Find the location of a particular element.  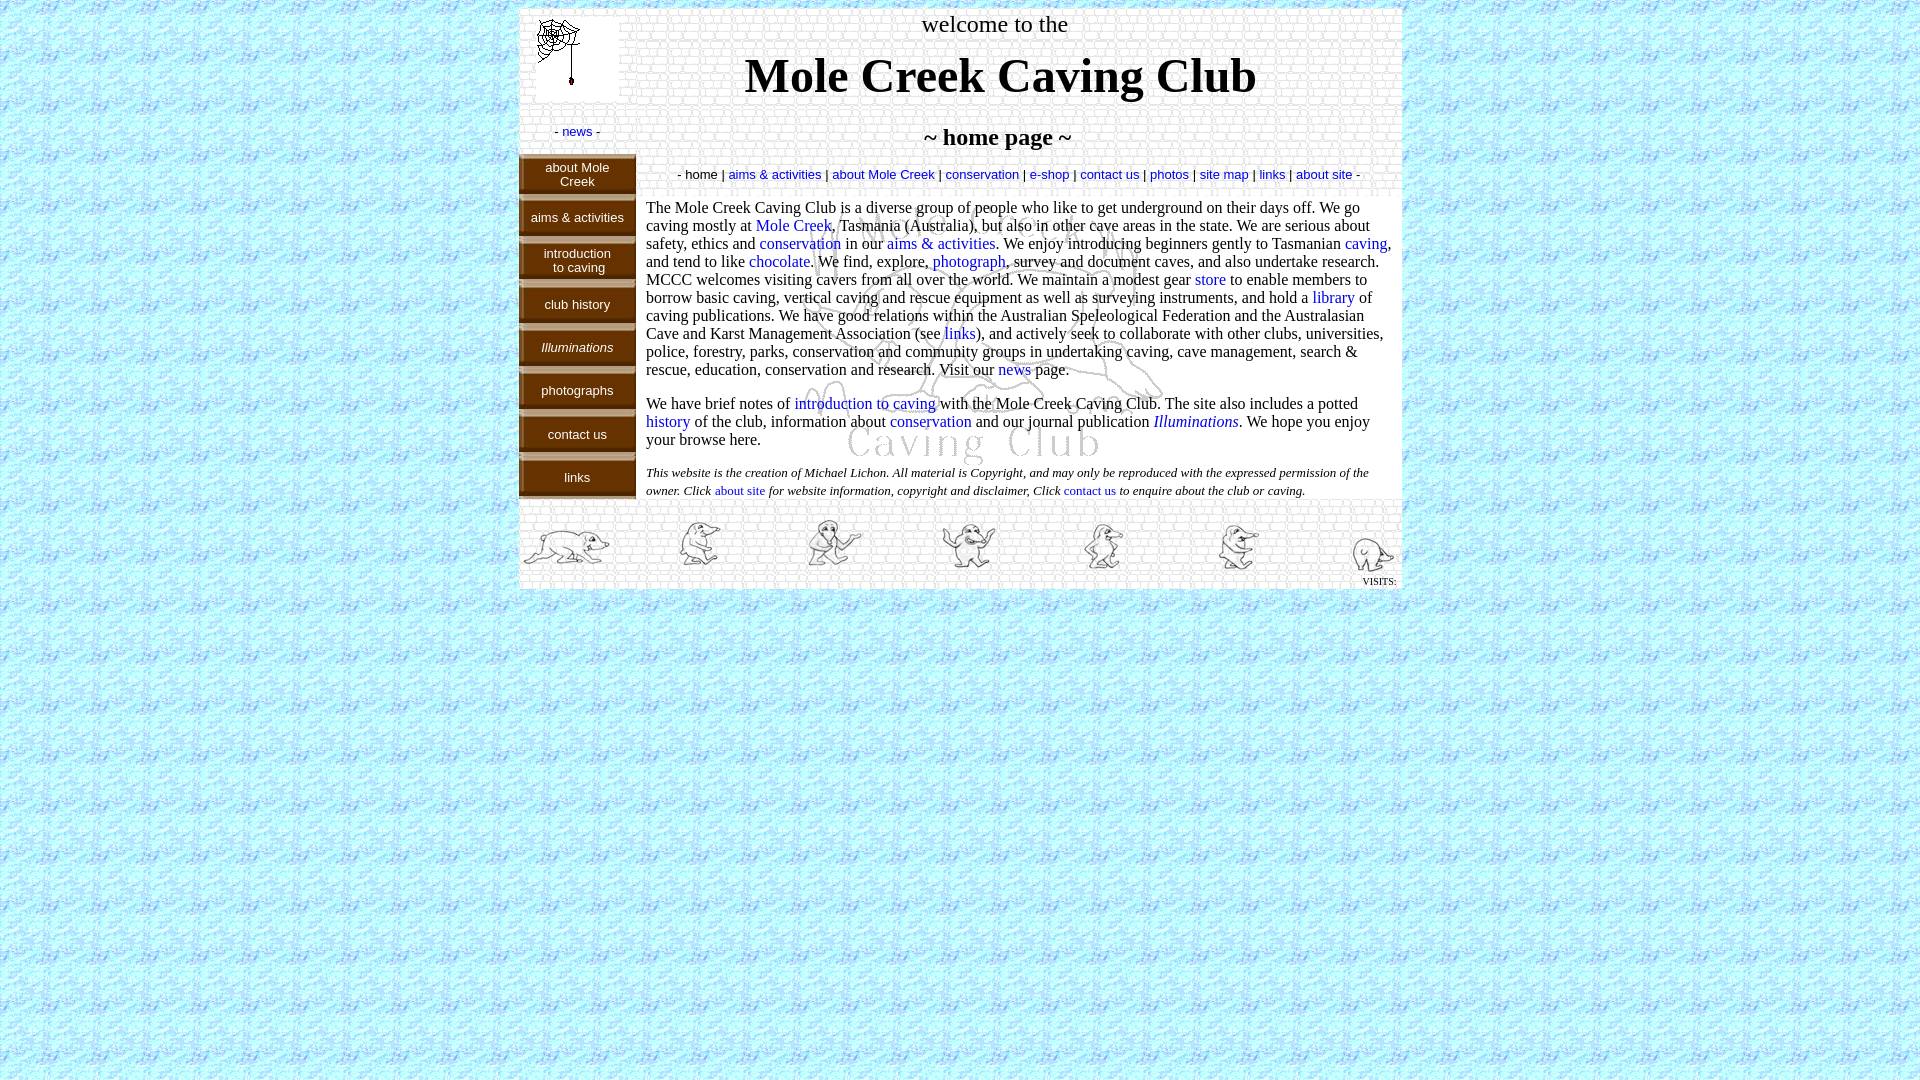

'library' is located at coordinates (1311, 297).